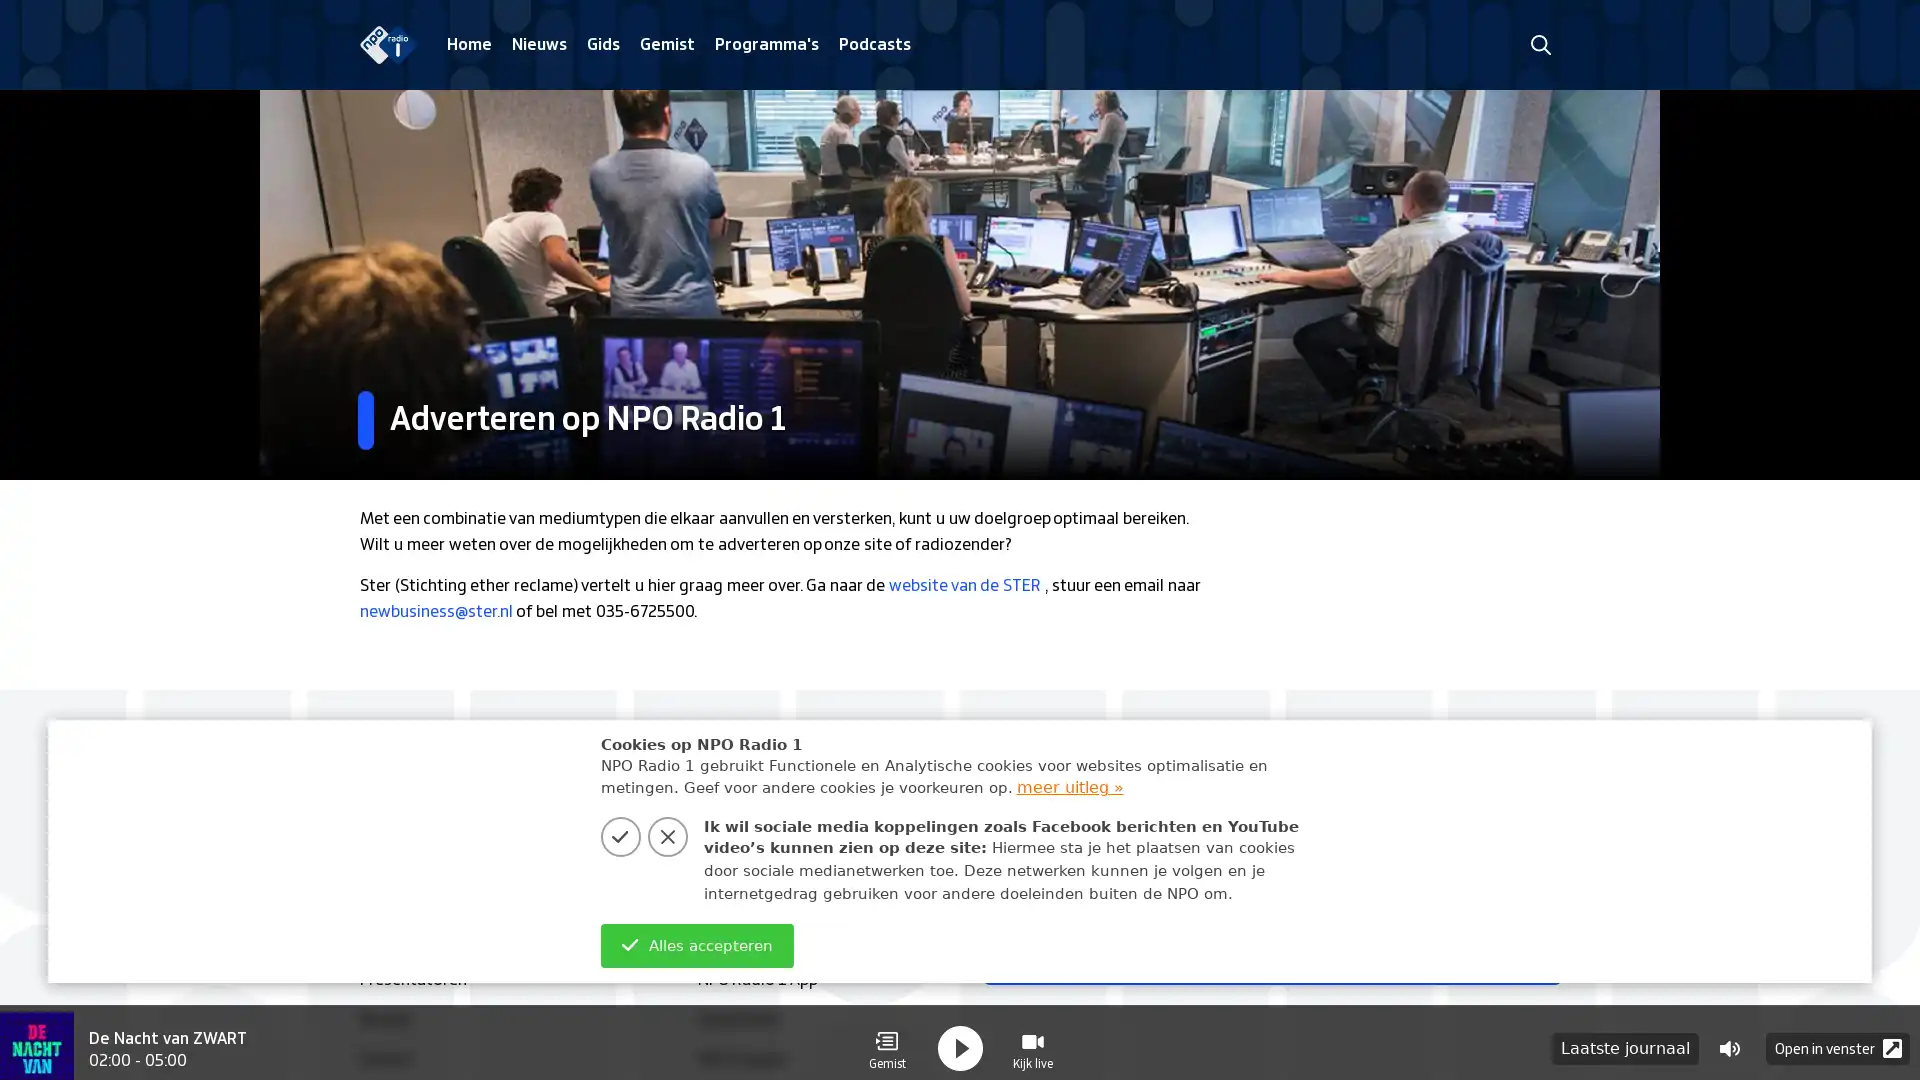  Describe the element at coordinates (1728, 1036) in the screenshot. I see `Volume control` at that location.